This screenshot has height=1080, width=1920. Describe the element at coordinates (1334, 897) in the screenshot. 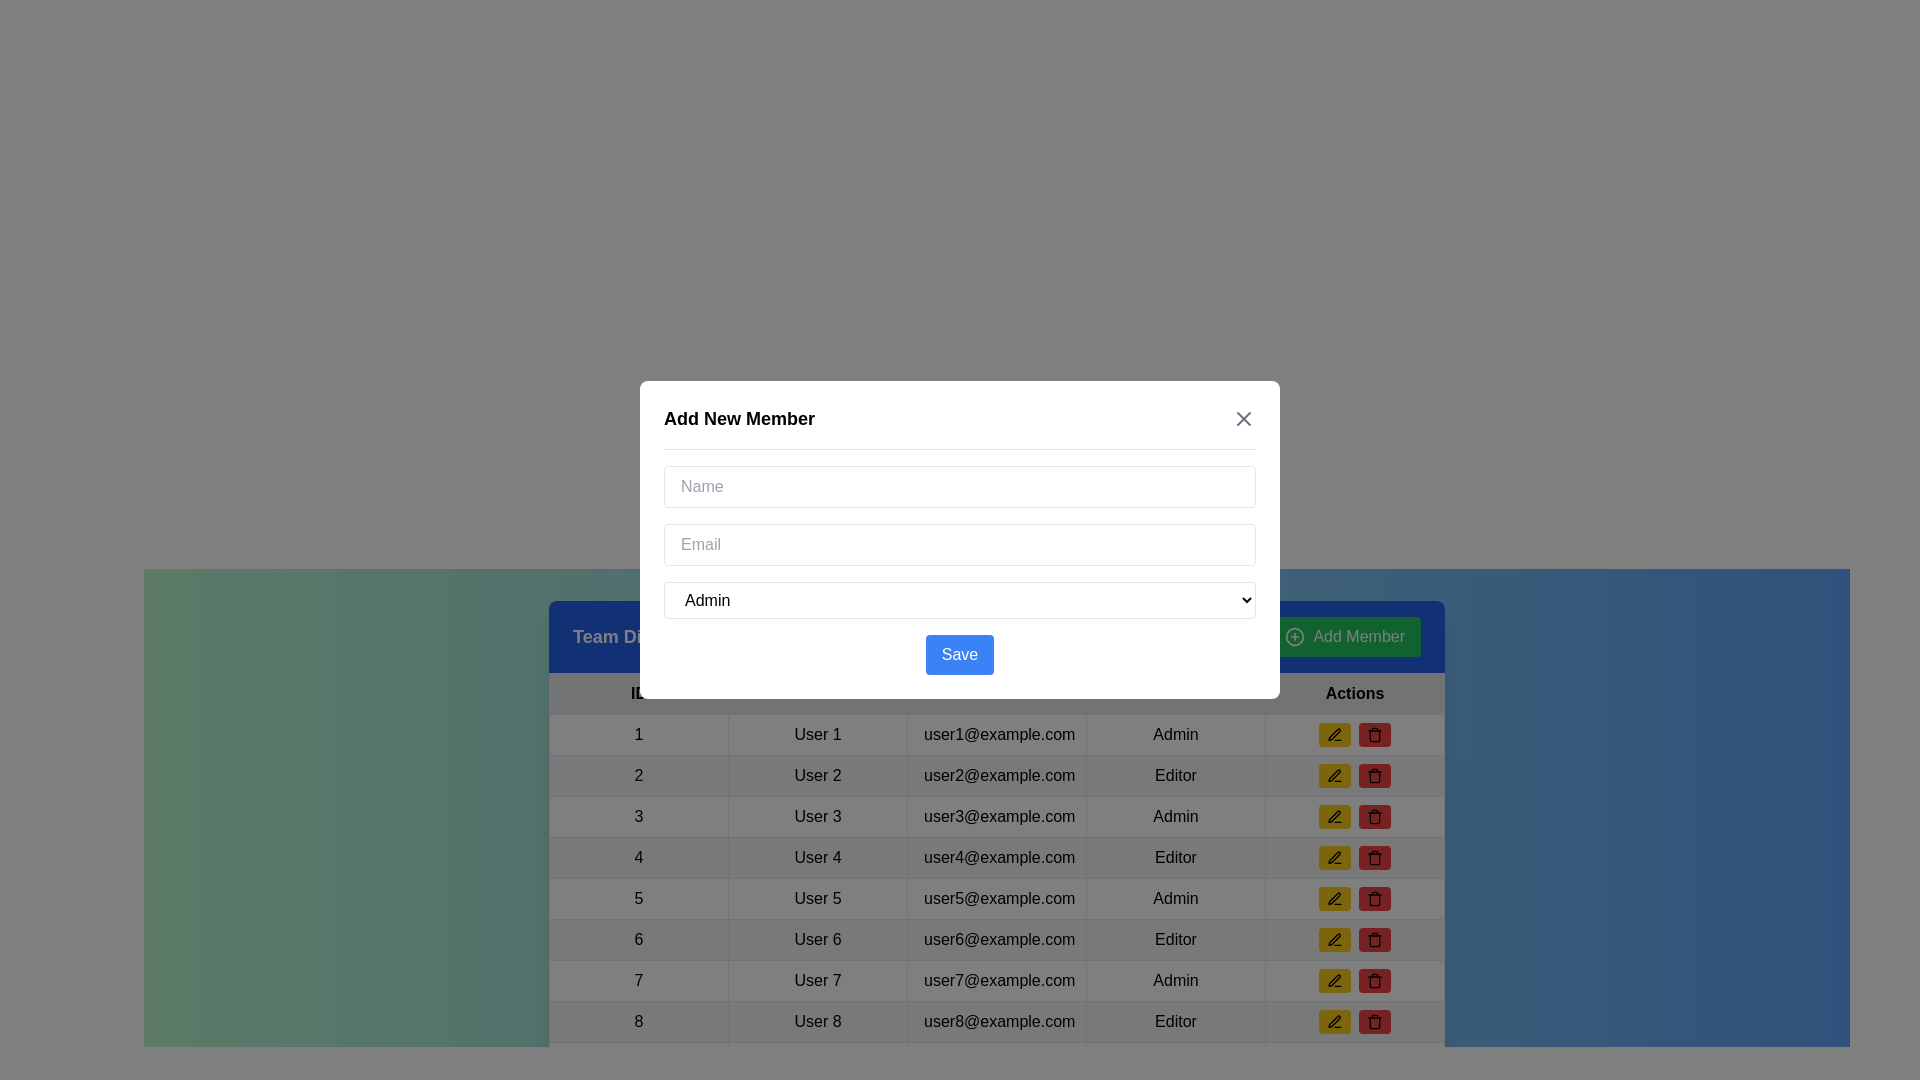

I see `the yellow rounded button with a pen icon in the 'Actions' column next to 'user5@example.com'` at that location.